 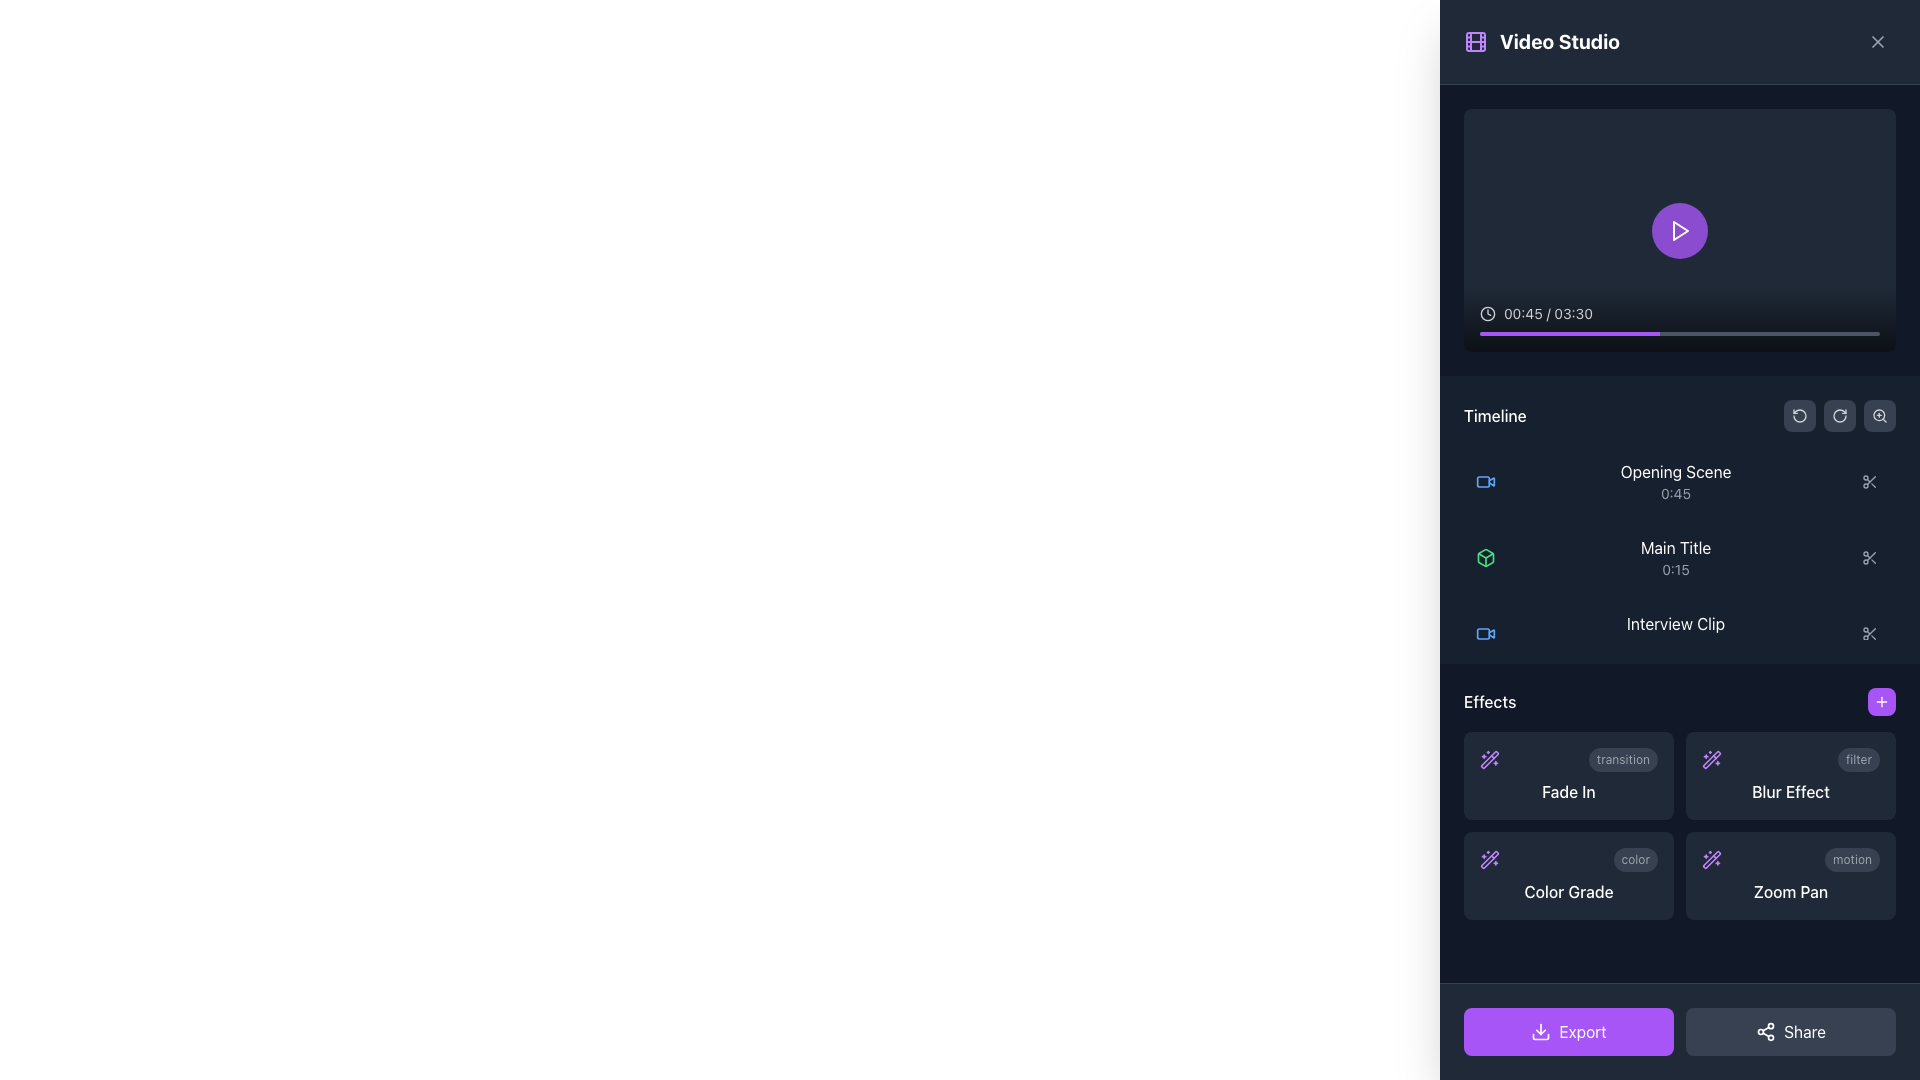 What do you see at coordinates (1869, 558) in the screenshot?
I see `the scissors icon button located in the right-hand section of the interface within the 'Timeline' region, specifically for the 'Main Title' timeline item` at bounding box center [1869, 558].